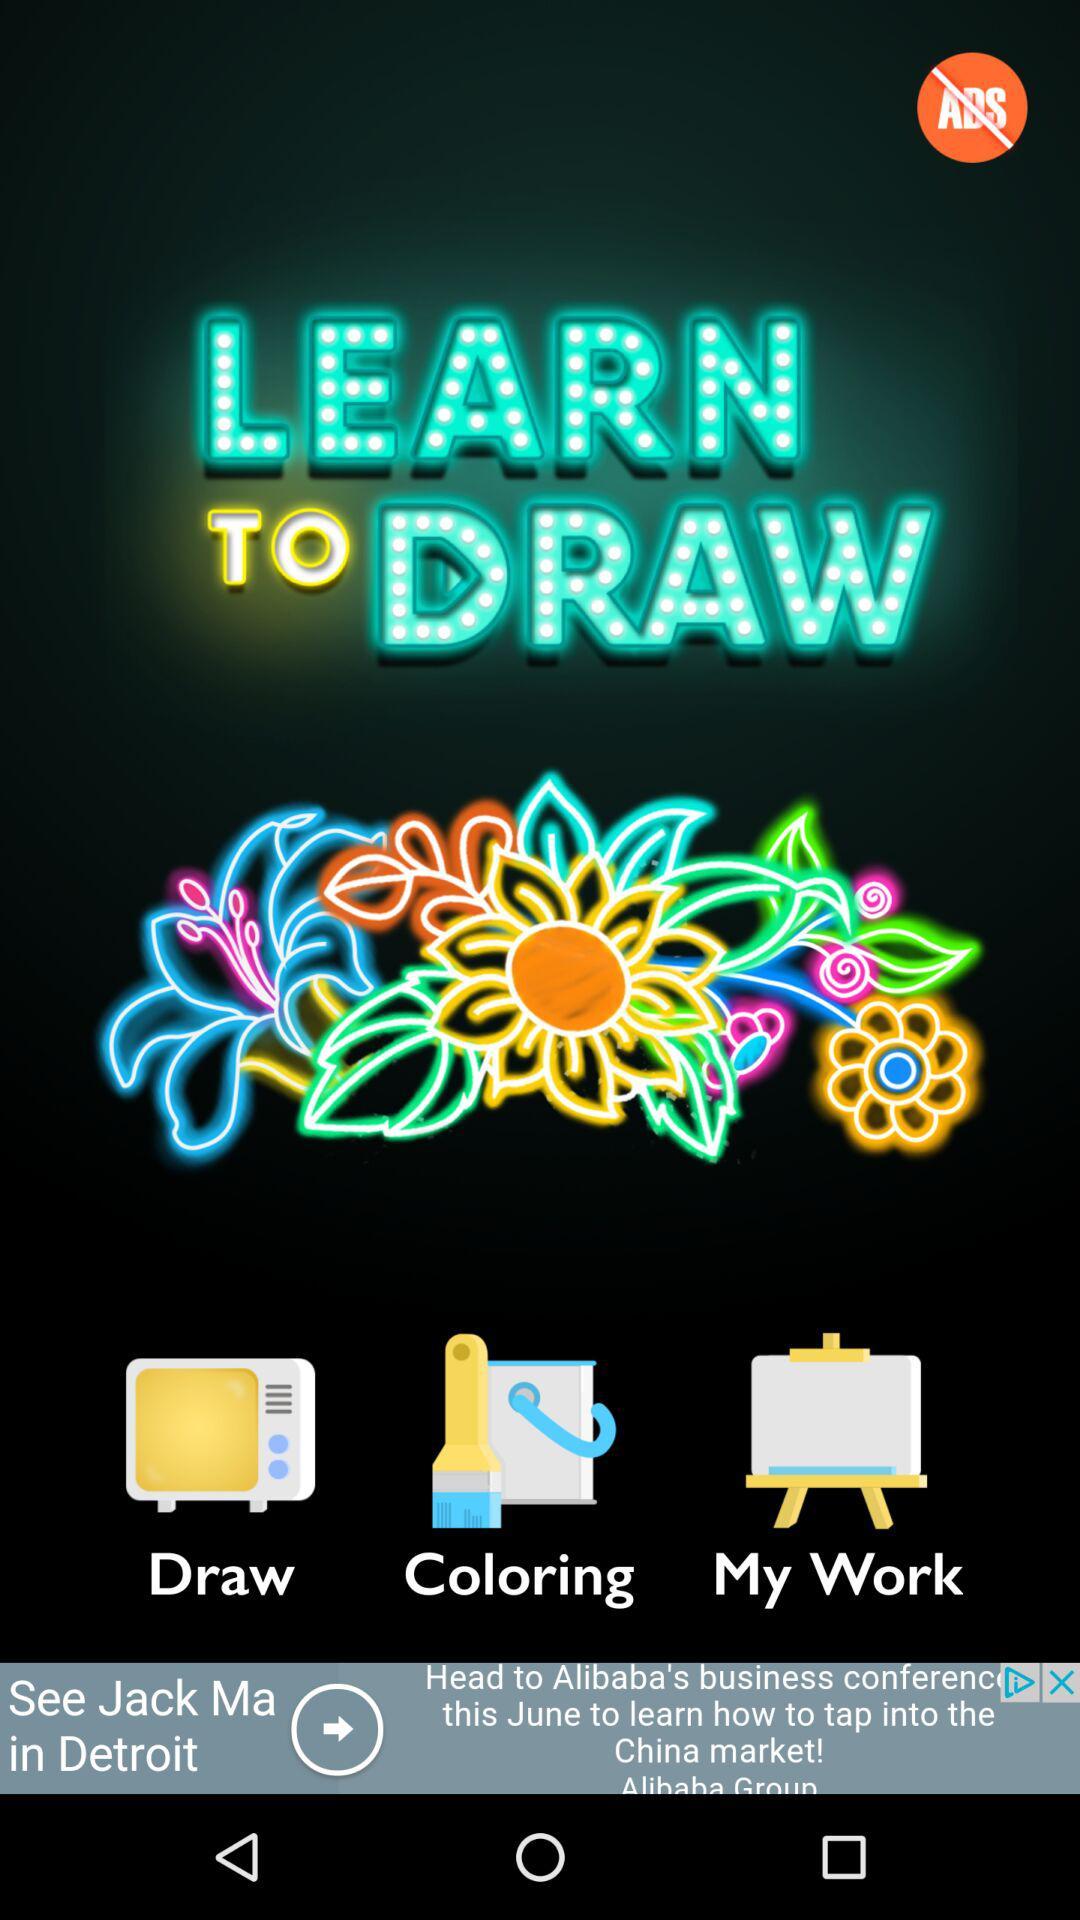 This screenshot has width=1080, height=1920. Describe the element at coordinates (518, 1430) in the screenshot. I see `icon above the coloring` at that location.